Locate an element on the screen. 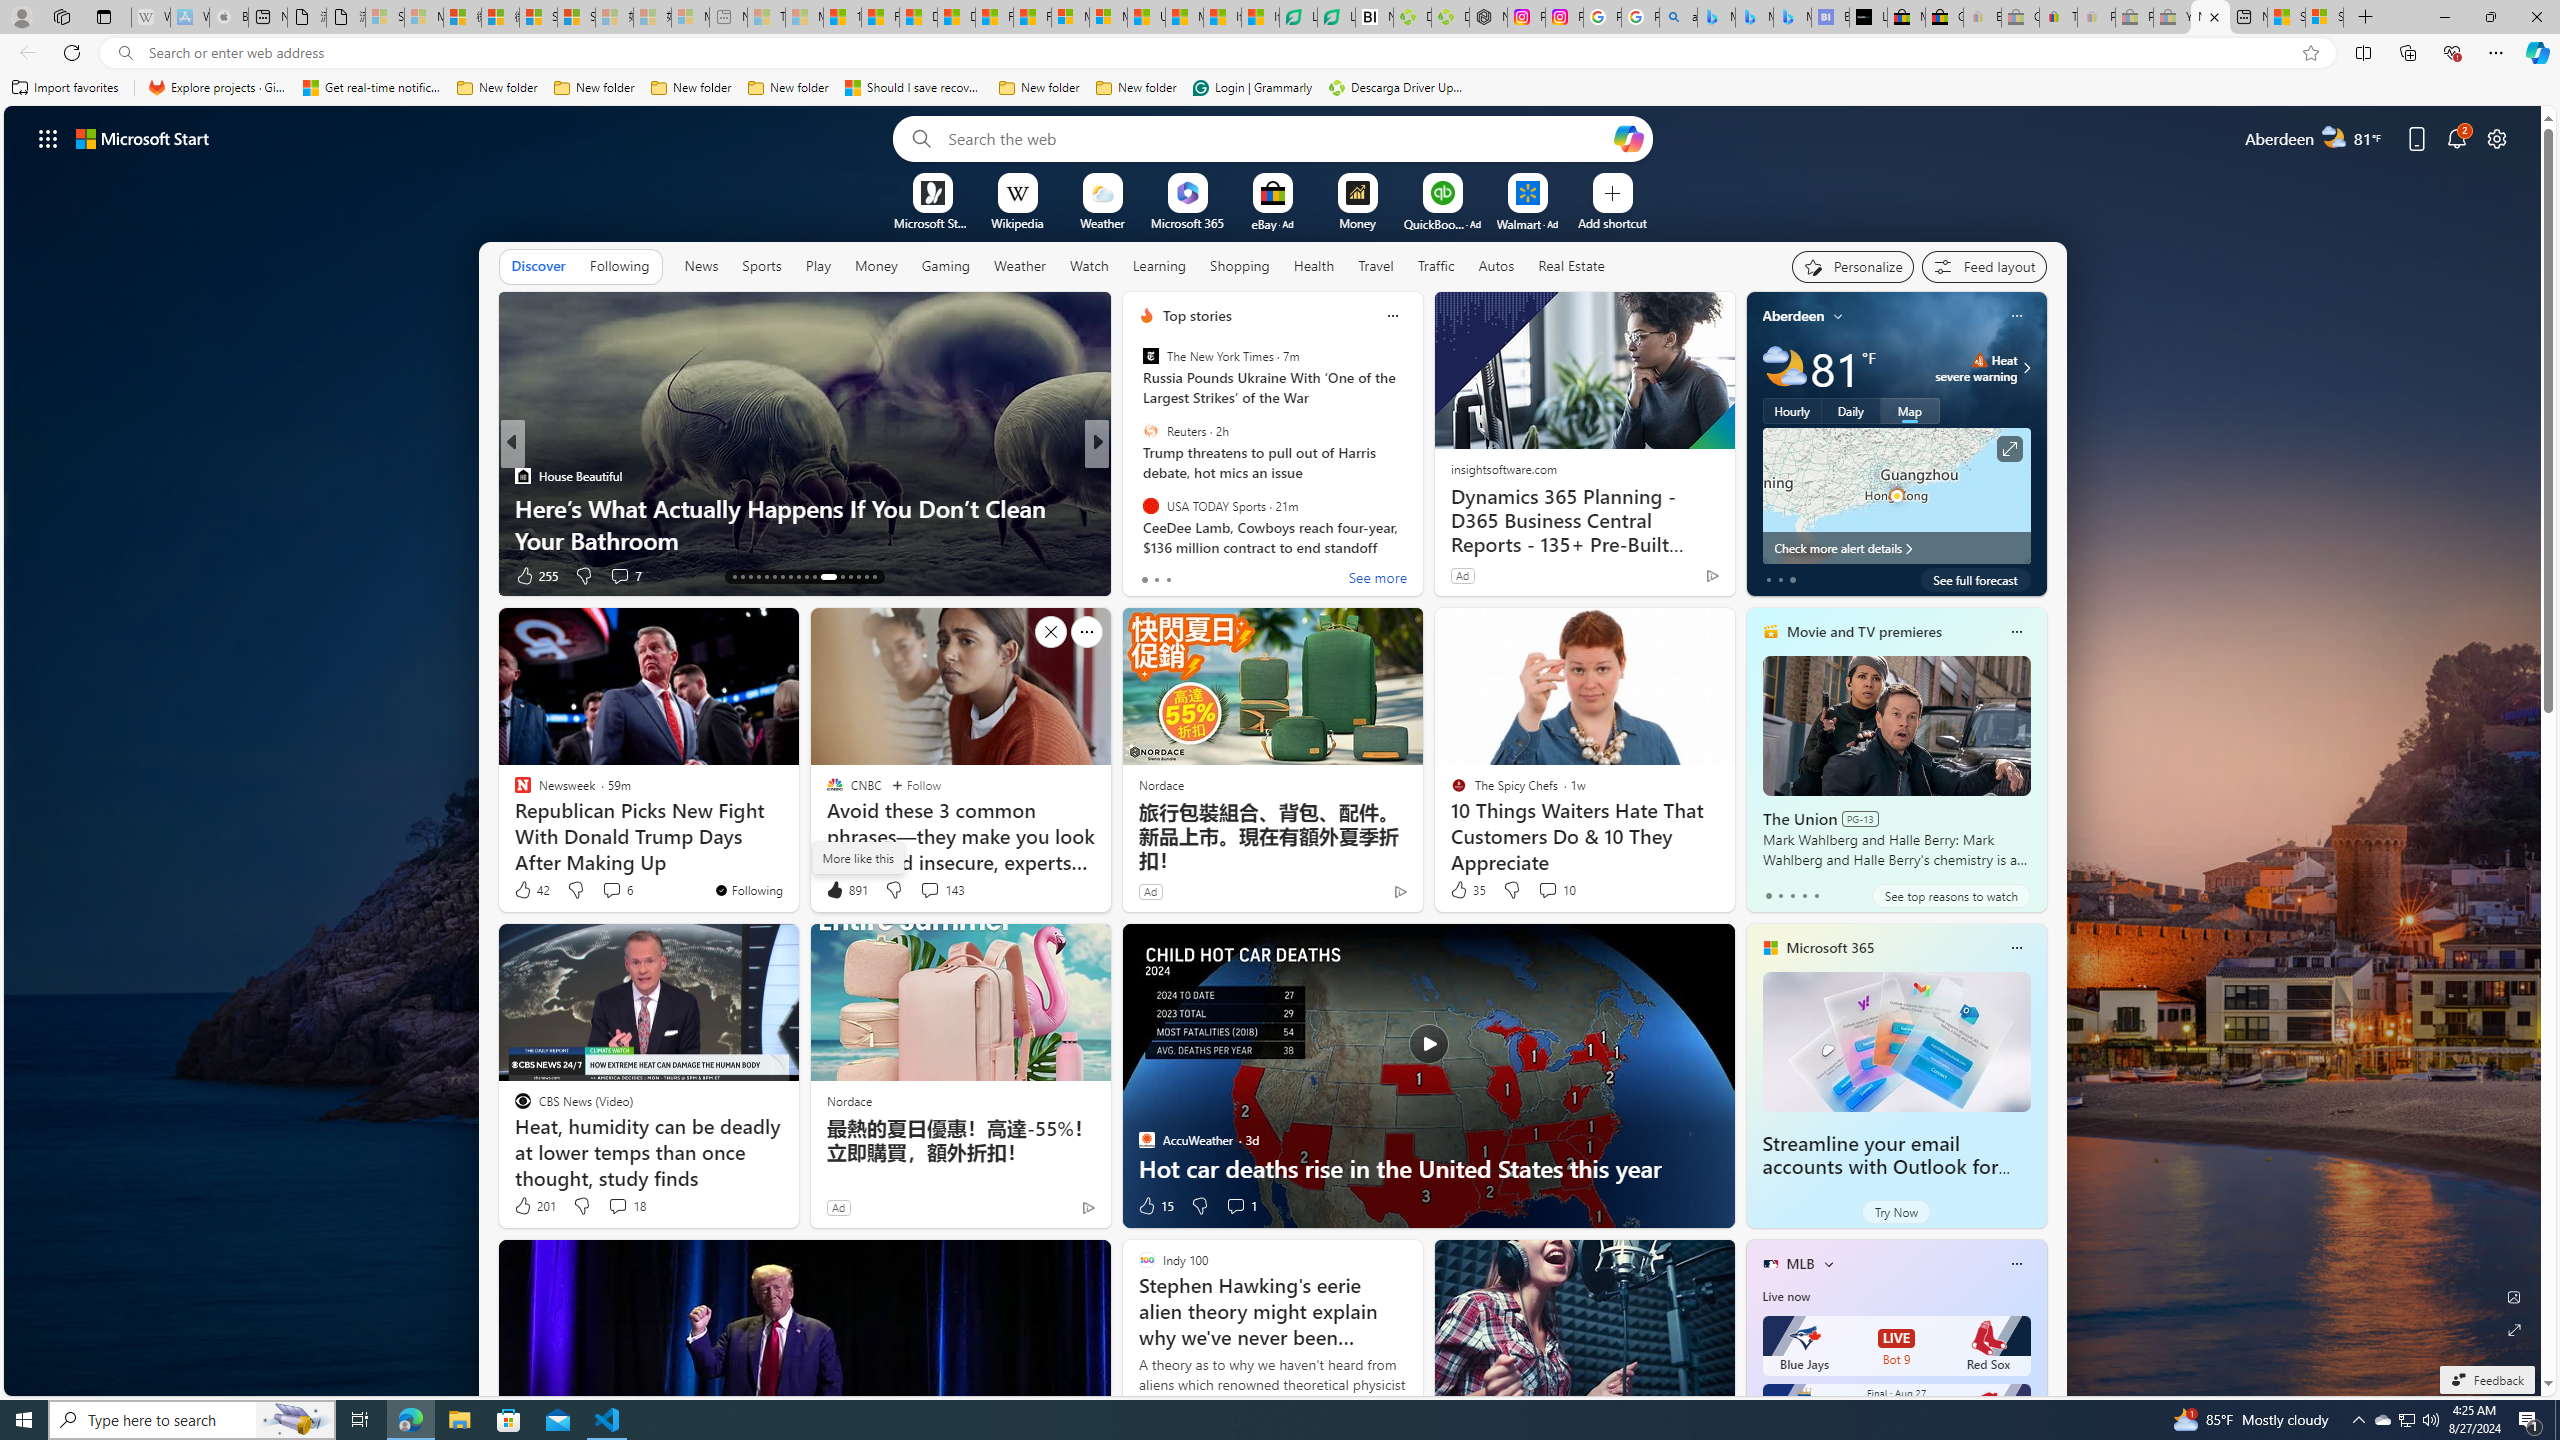  'USA TODAY Sports' is located at coordinates (1149, 505).